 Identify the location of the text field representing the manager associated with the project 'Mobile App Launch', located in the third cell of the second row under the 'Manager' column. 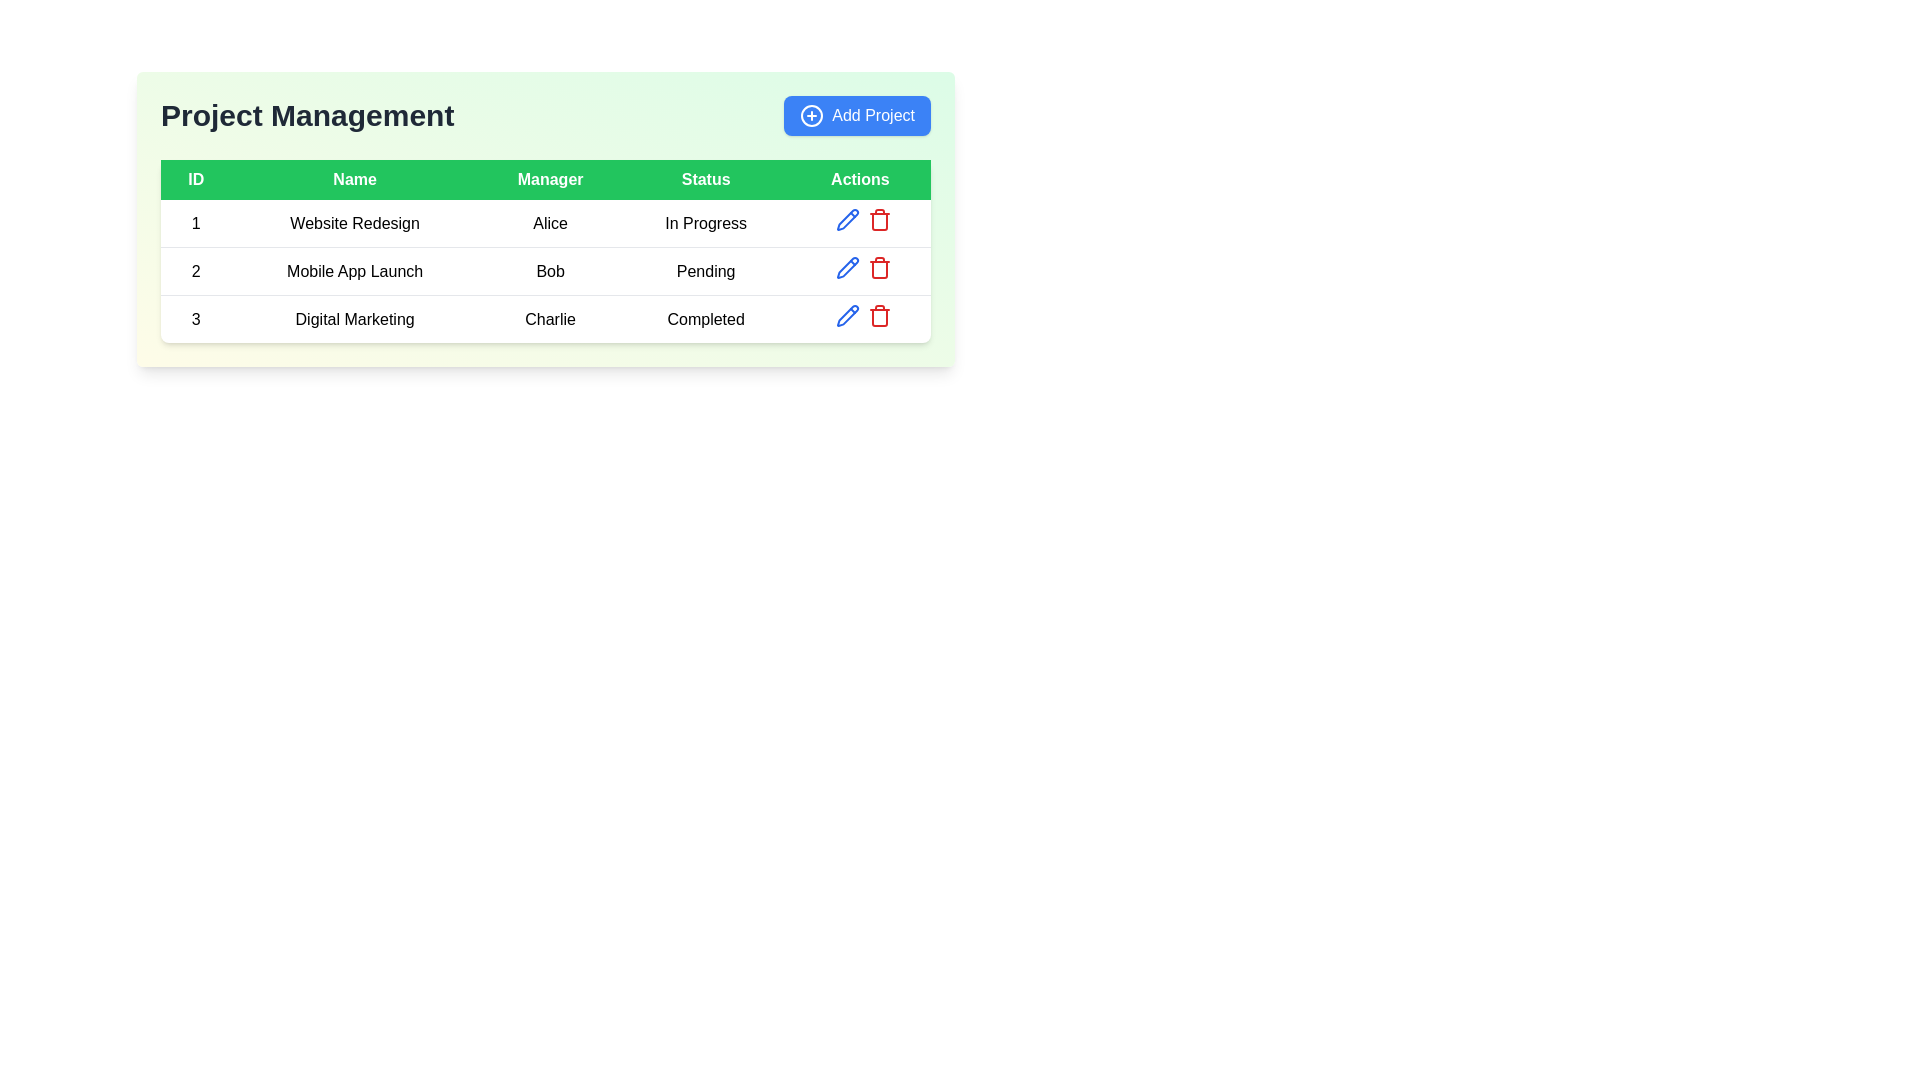
(546, 271).